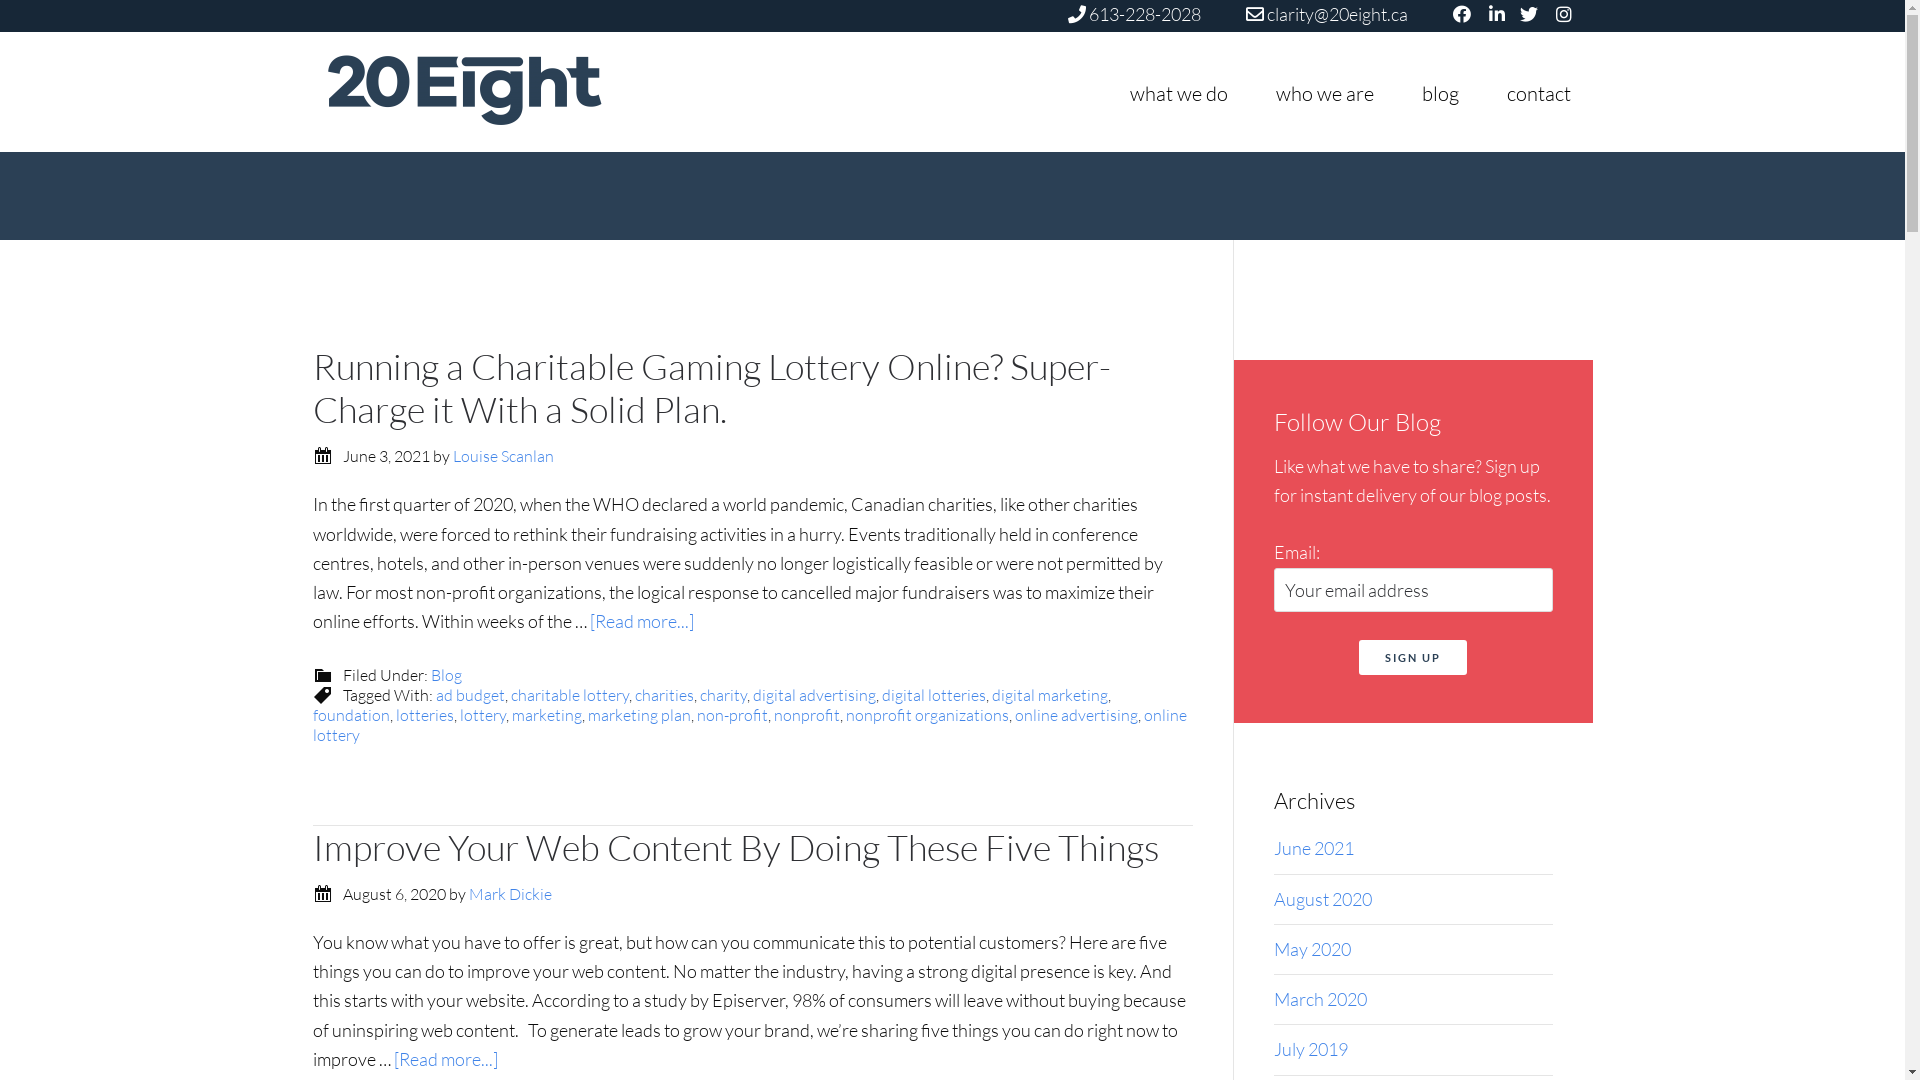 The height and width of the screenshot is (1080, 1920). What do you see at coordinates (1134, 14) in the screenshot?
I see `'613-228-2028'` at bounding box center [1134, 14].